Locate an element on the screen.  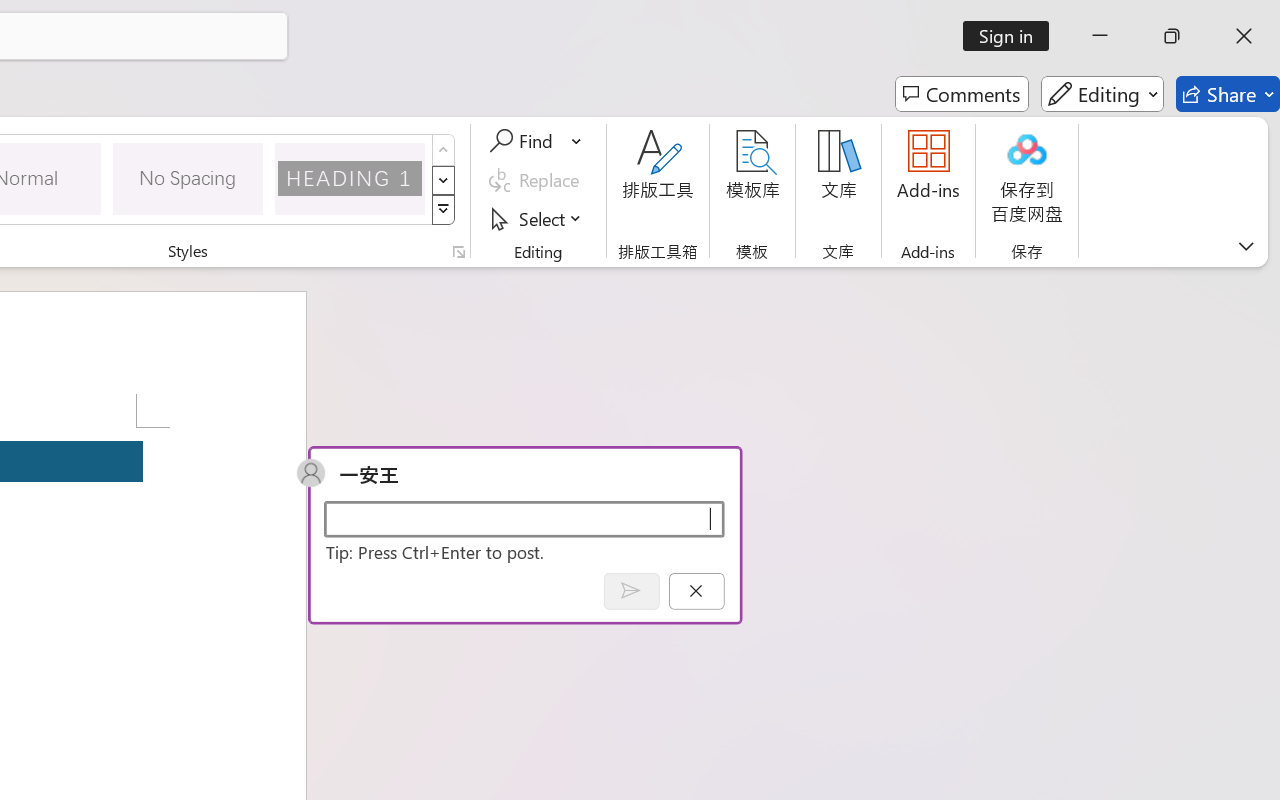
'Editing' is located at coordinates (1101, 94).